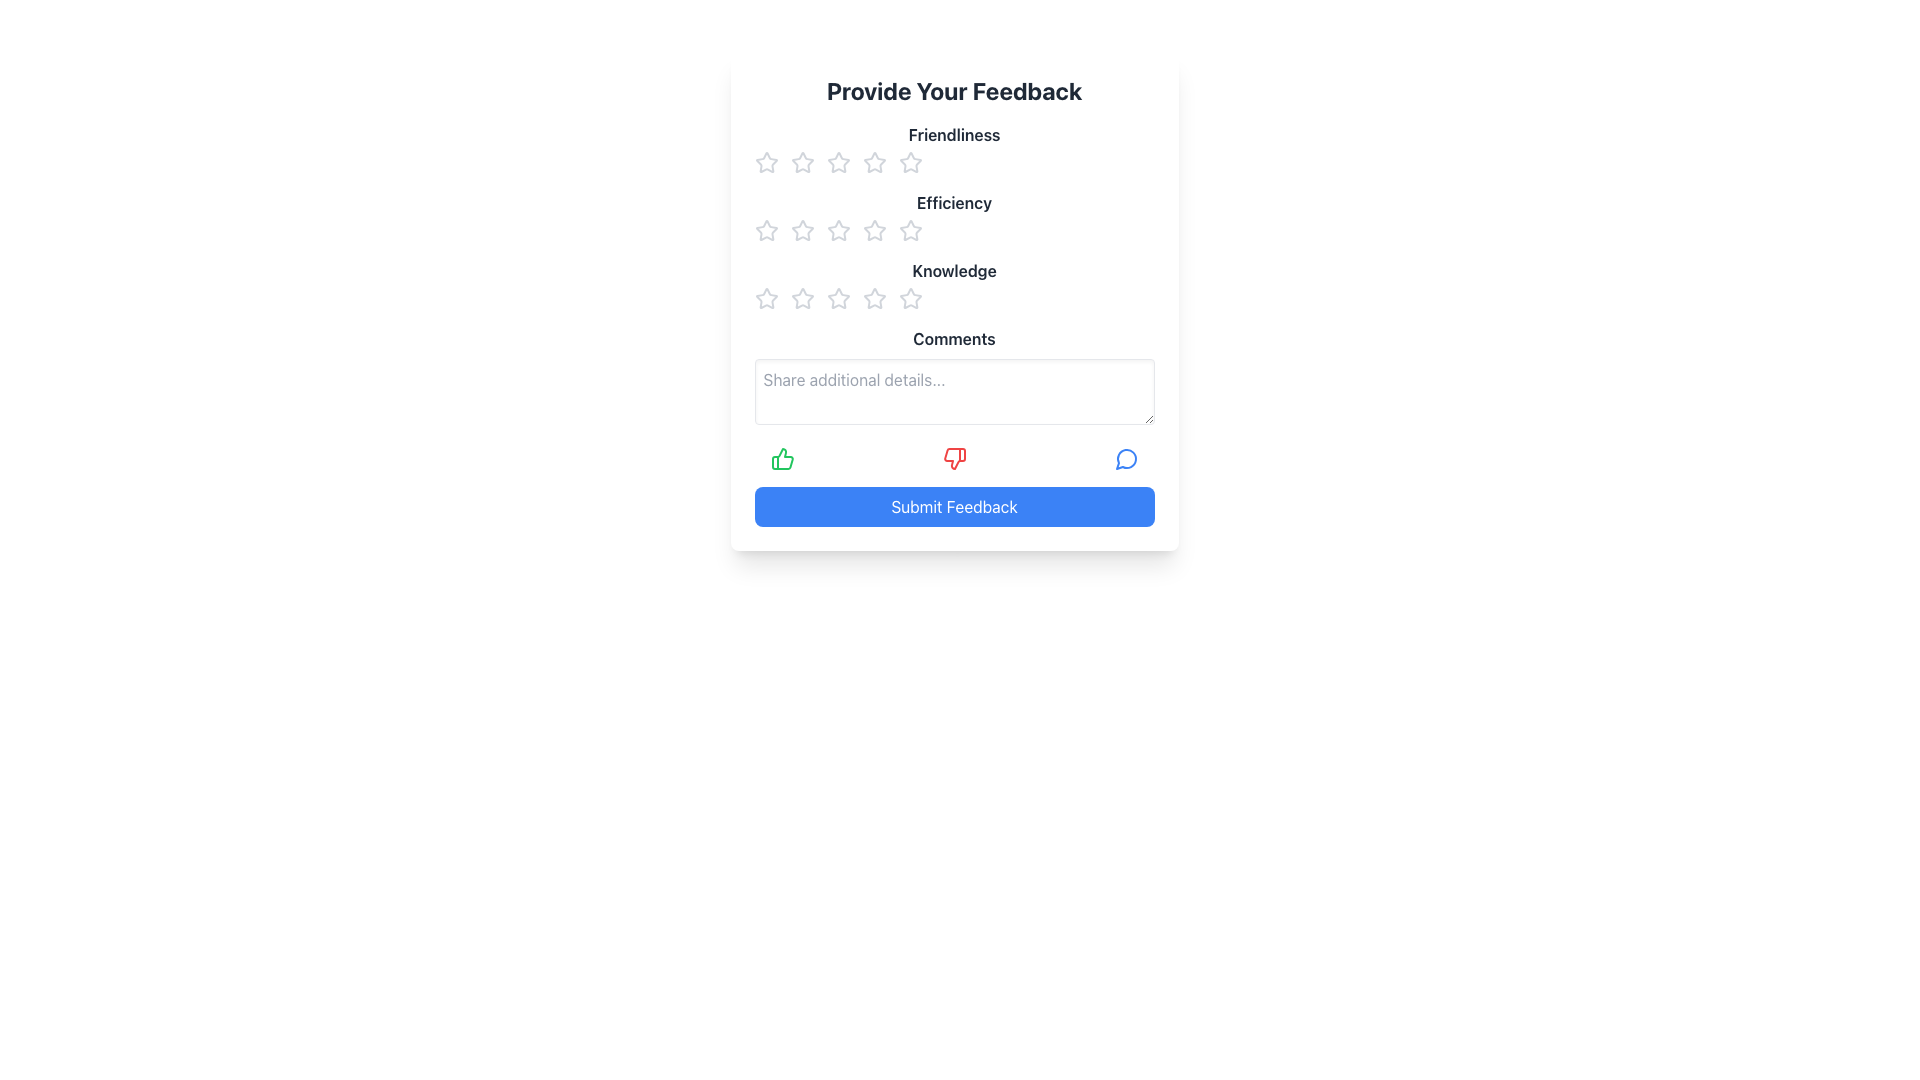 Image resolution: width=1920 pixels, height=1080 pixels. Describe the element at coordinates (781, 459) in the screenshot. I see `the Thumbs-Up icon to indicate positive feedback in the user feedback form interface` at that location.